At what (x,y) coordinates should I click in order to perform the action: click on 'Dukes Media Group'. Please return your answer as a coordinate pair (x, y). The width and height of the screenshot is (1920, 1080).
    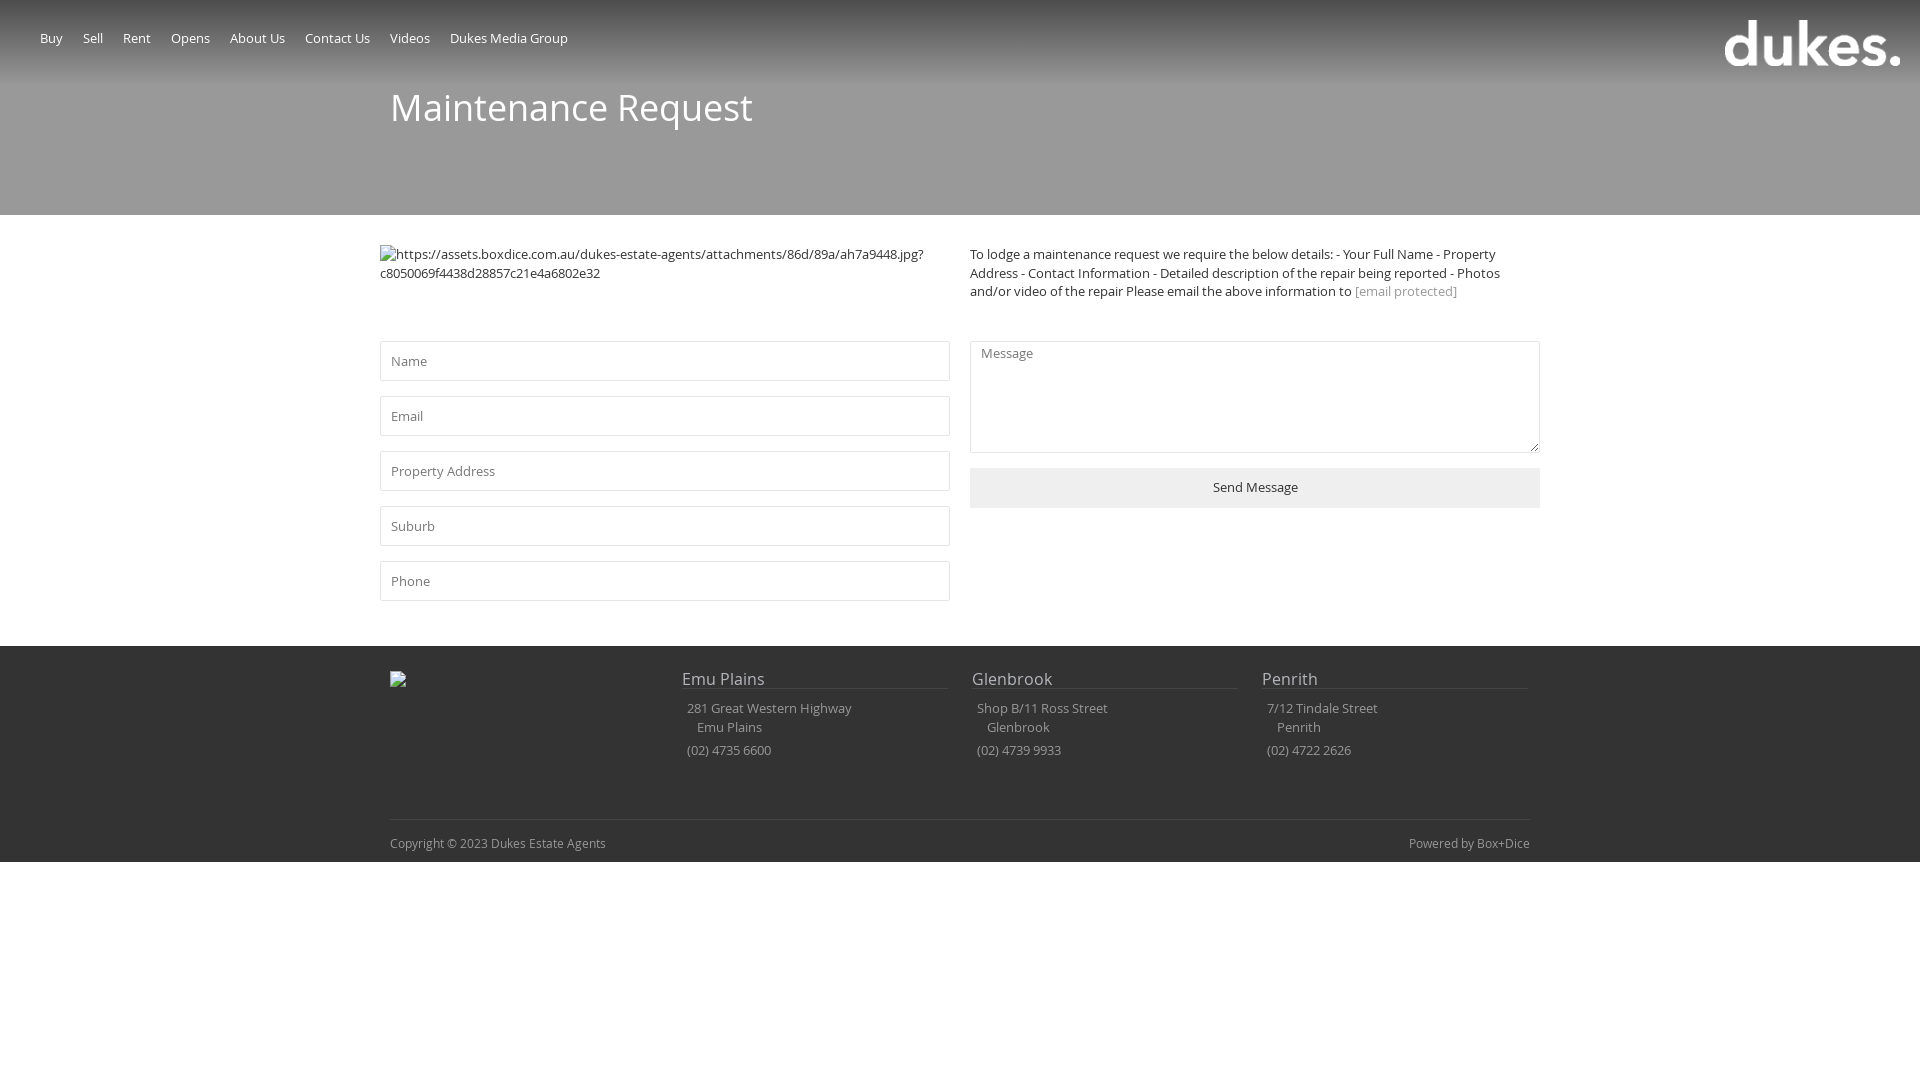
    Looking at the image, I should click on (508, 38).